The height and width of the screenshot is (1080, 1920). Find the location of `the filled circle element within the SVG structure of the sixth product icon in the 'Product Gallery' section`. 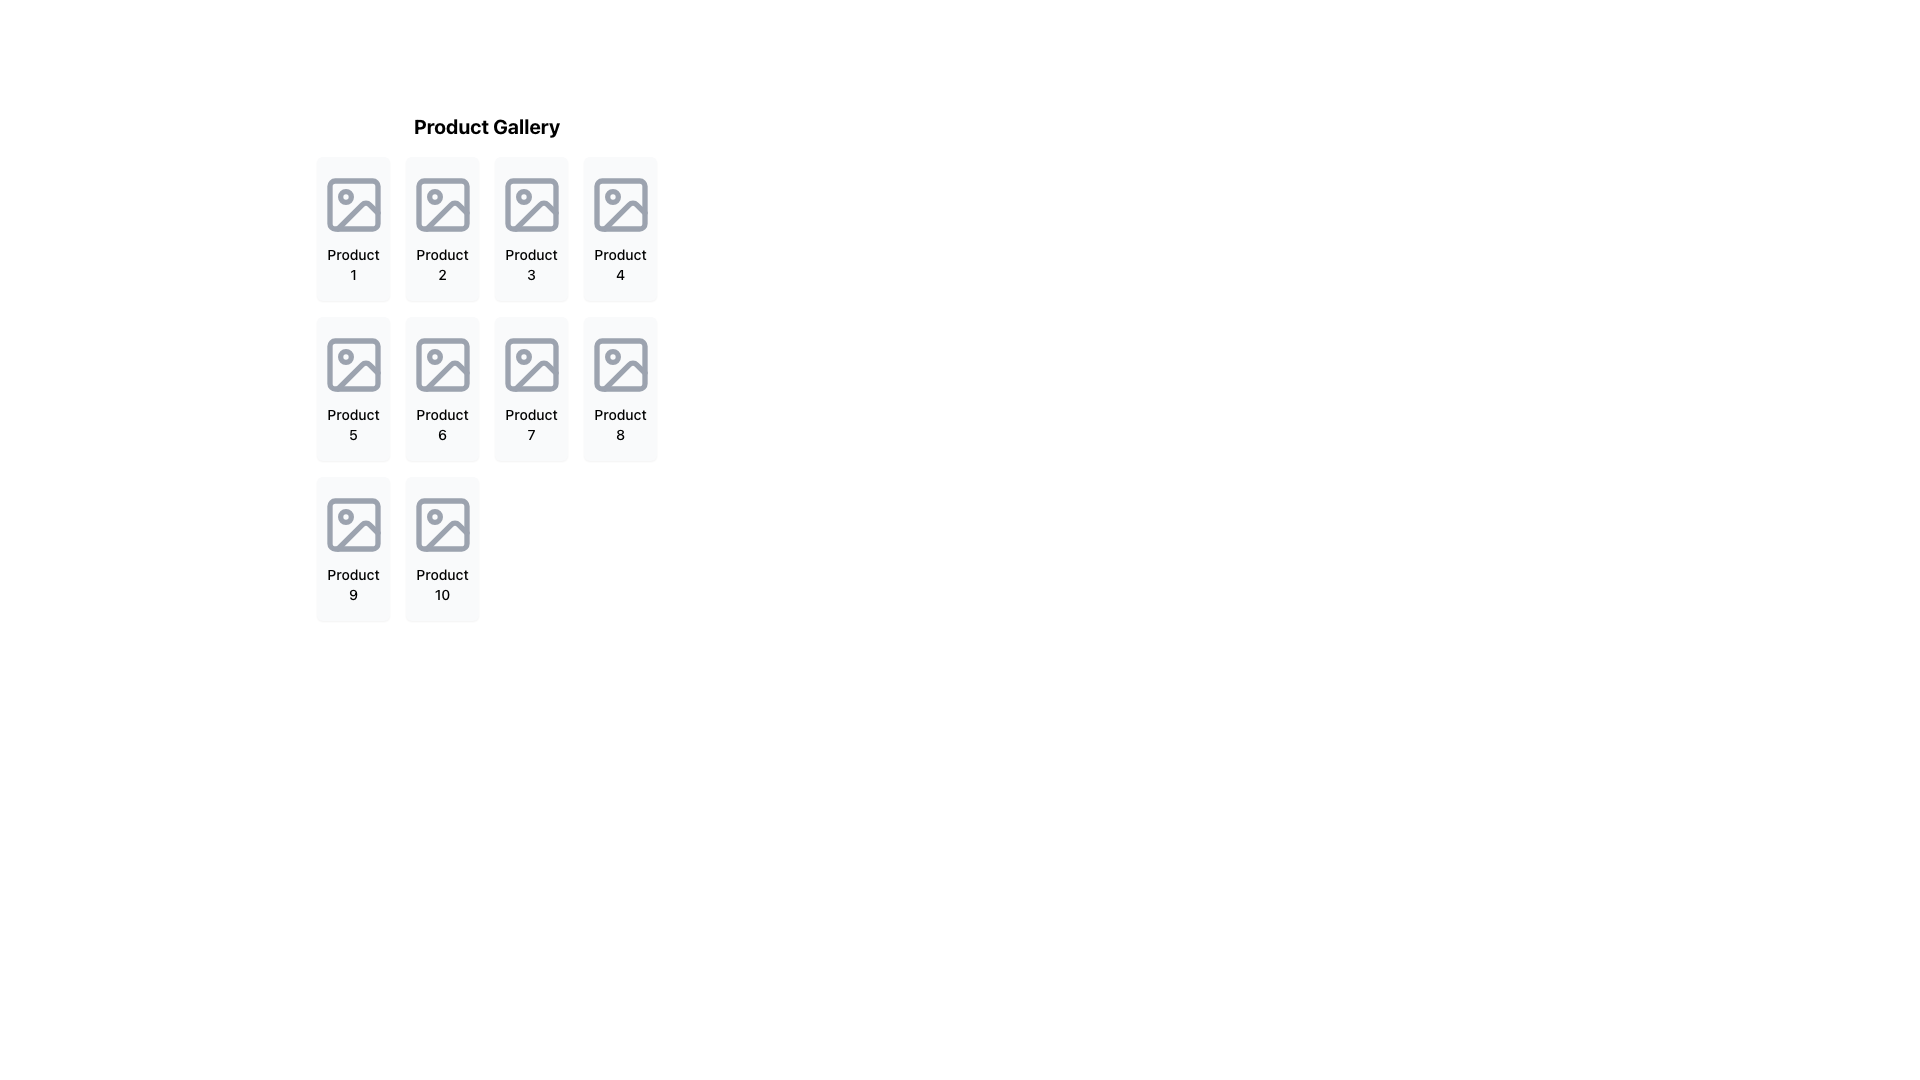

the filled circle element within the SVG structure of the sixth product icon in the 'Product Gallery' section is located at coordinates (433, 356).